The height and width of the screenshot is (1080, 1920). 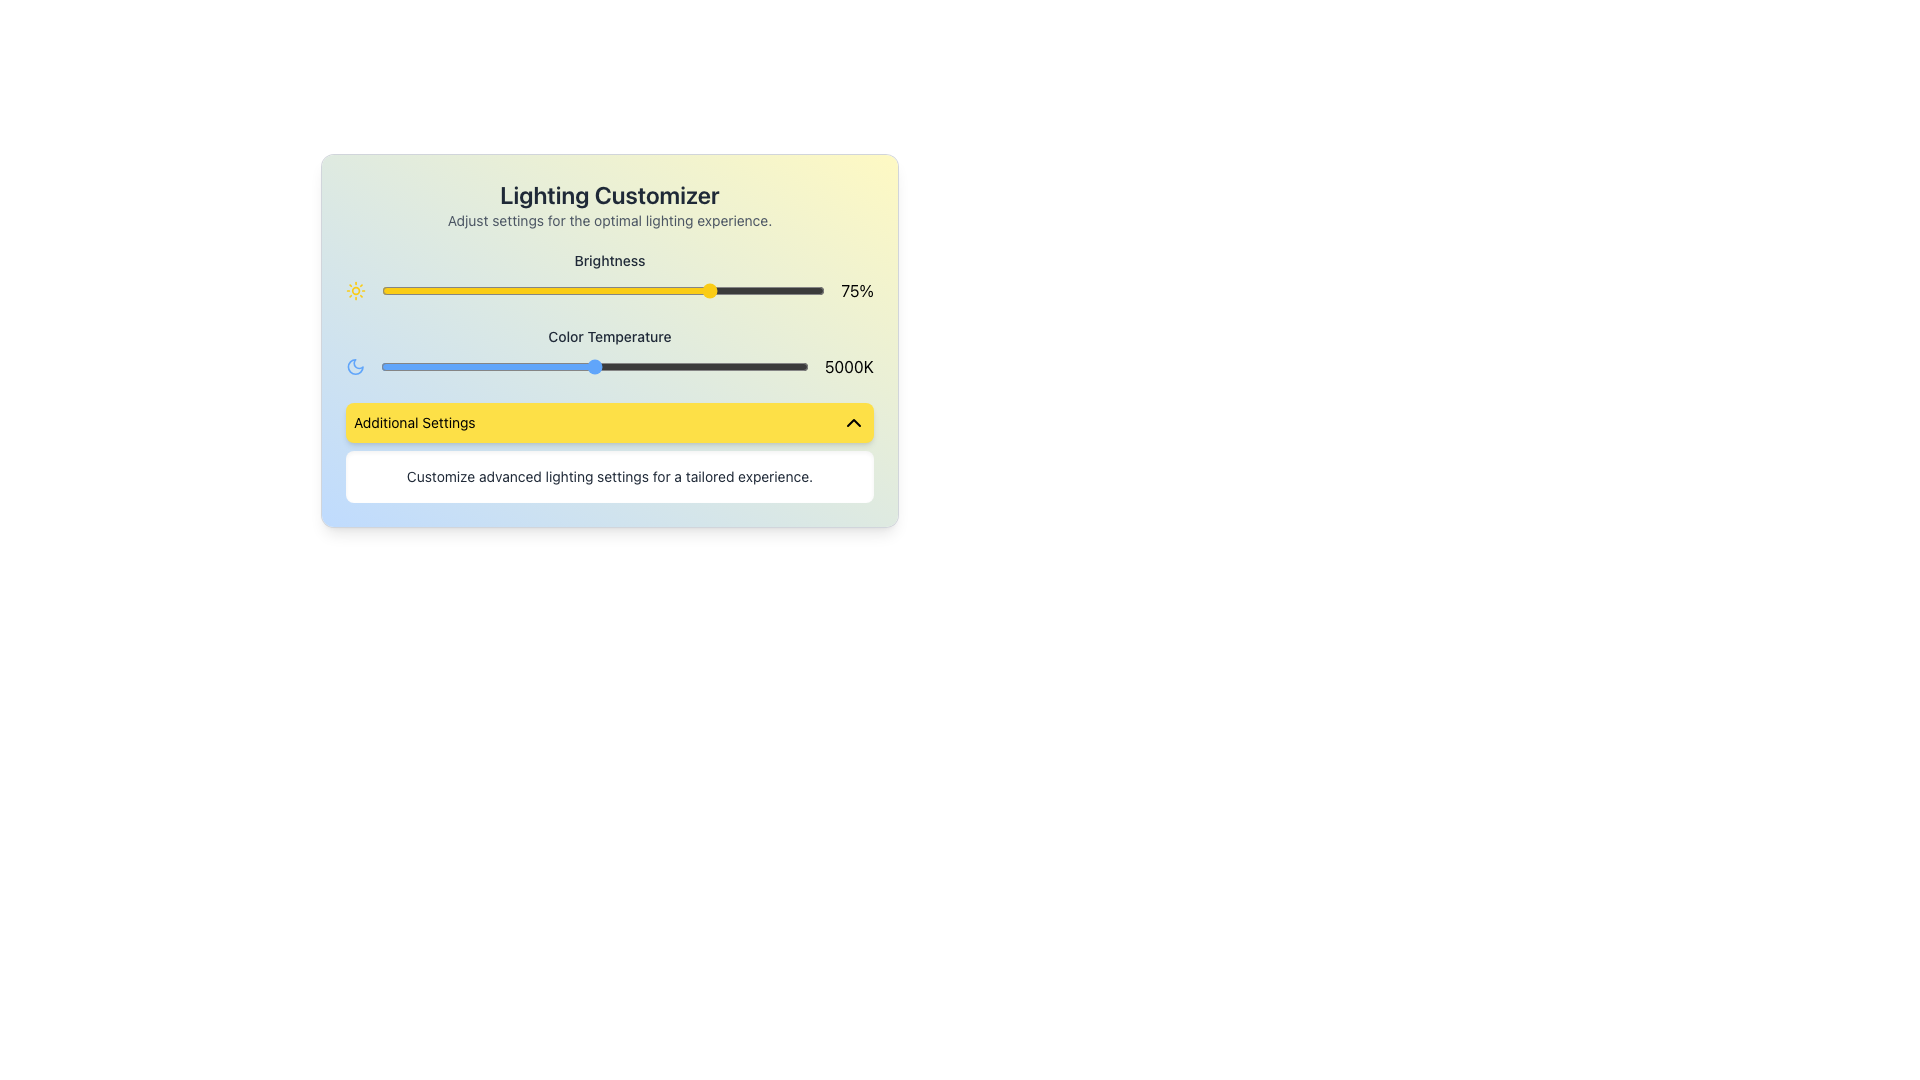 What do you see at coordinates (553, 366) in the screenshot?
I see `the color temperature` at bounding box center [553, 366].